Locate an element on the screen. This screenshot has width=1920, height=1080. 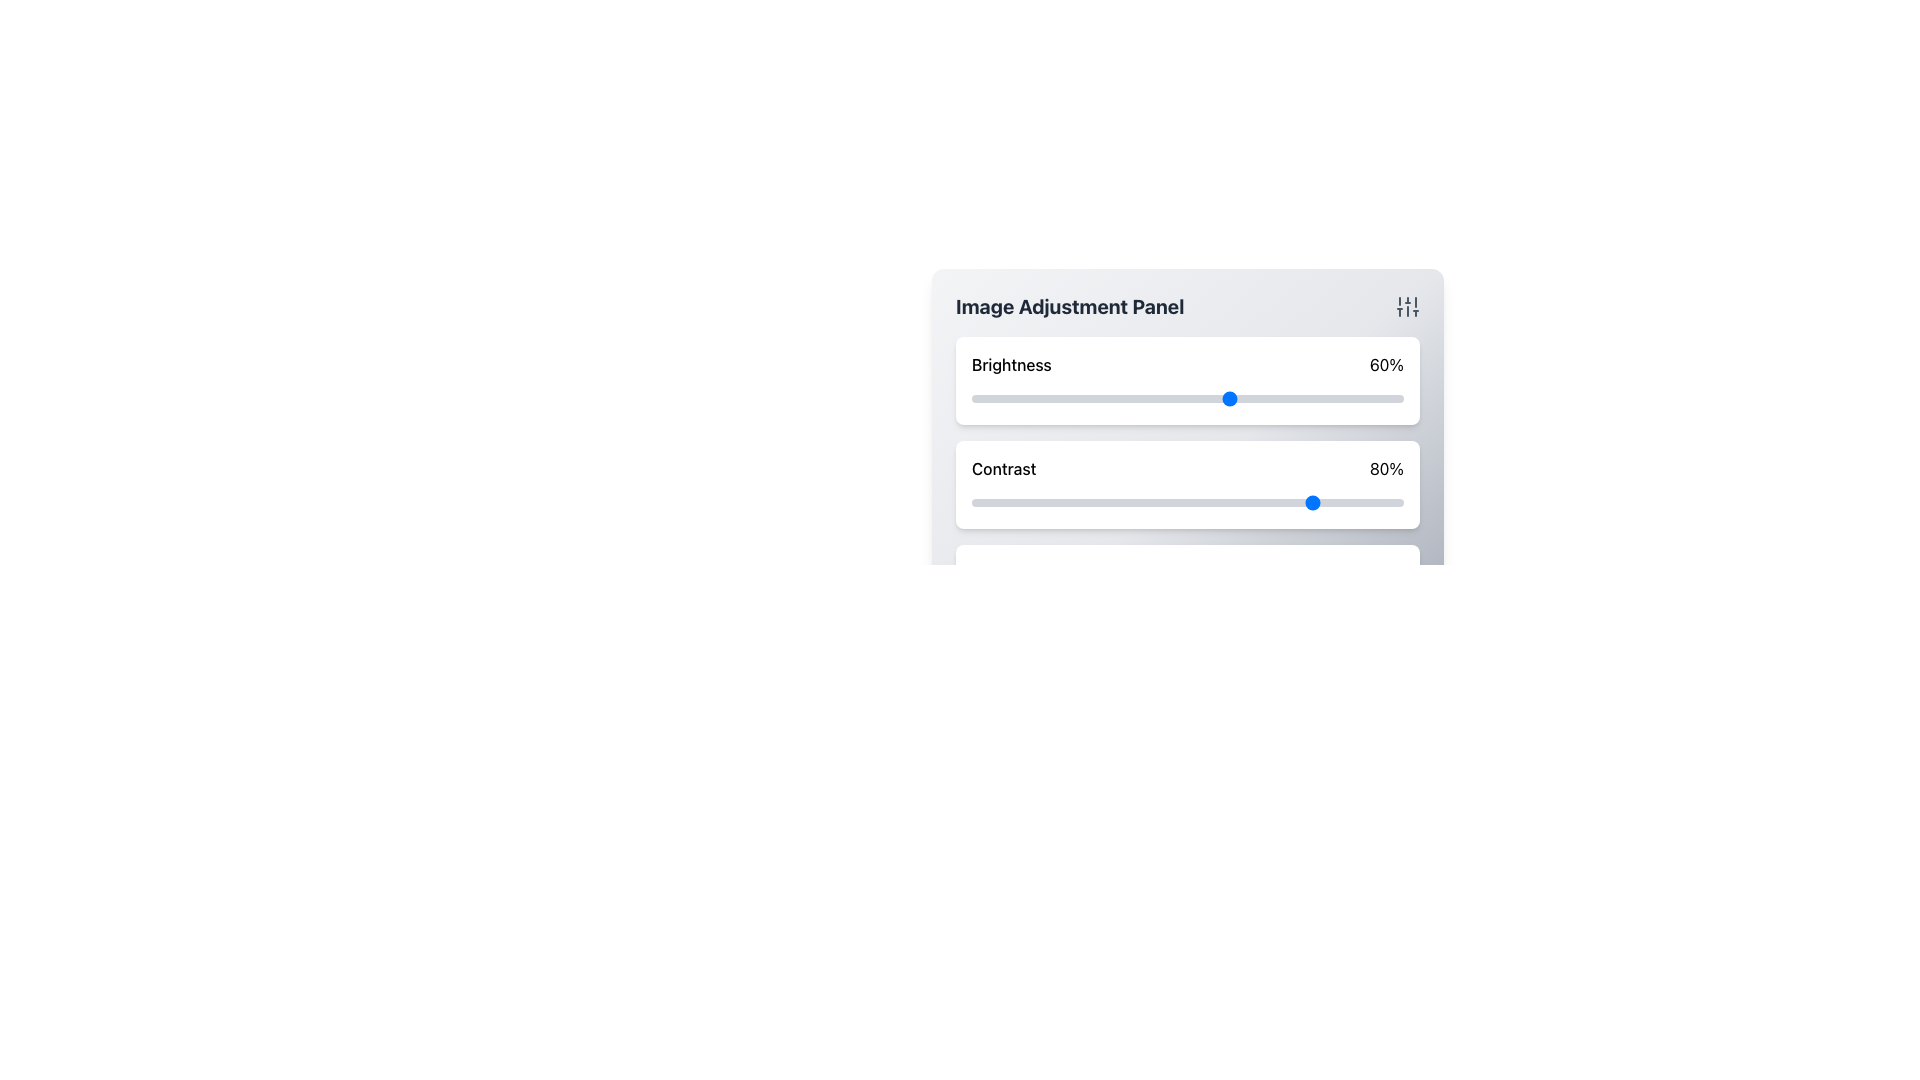
the brightness is located at coordinates (1109, 398).